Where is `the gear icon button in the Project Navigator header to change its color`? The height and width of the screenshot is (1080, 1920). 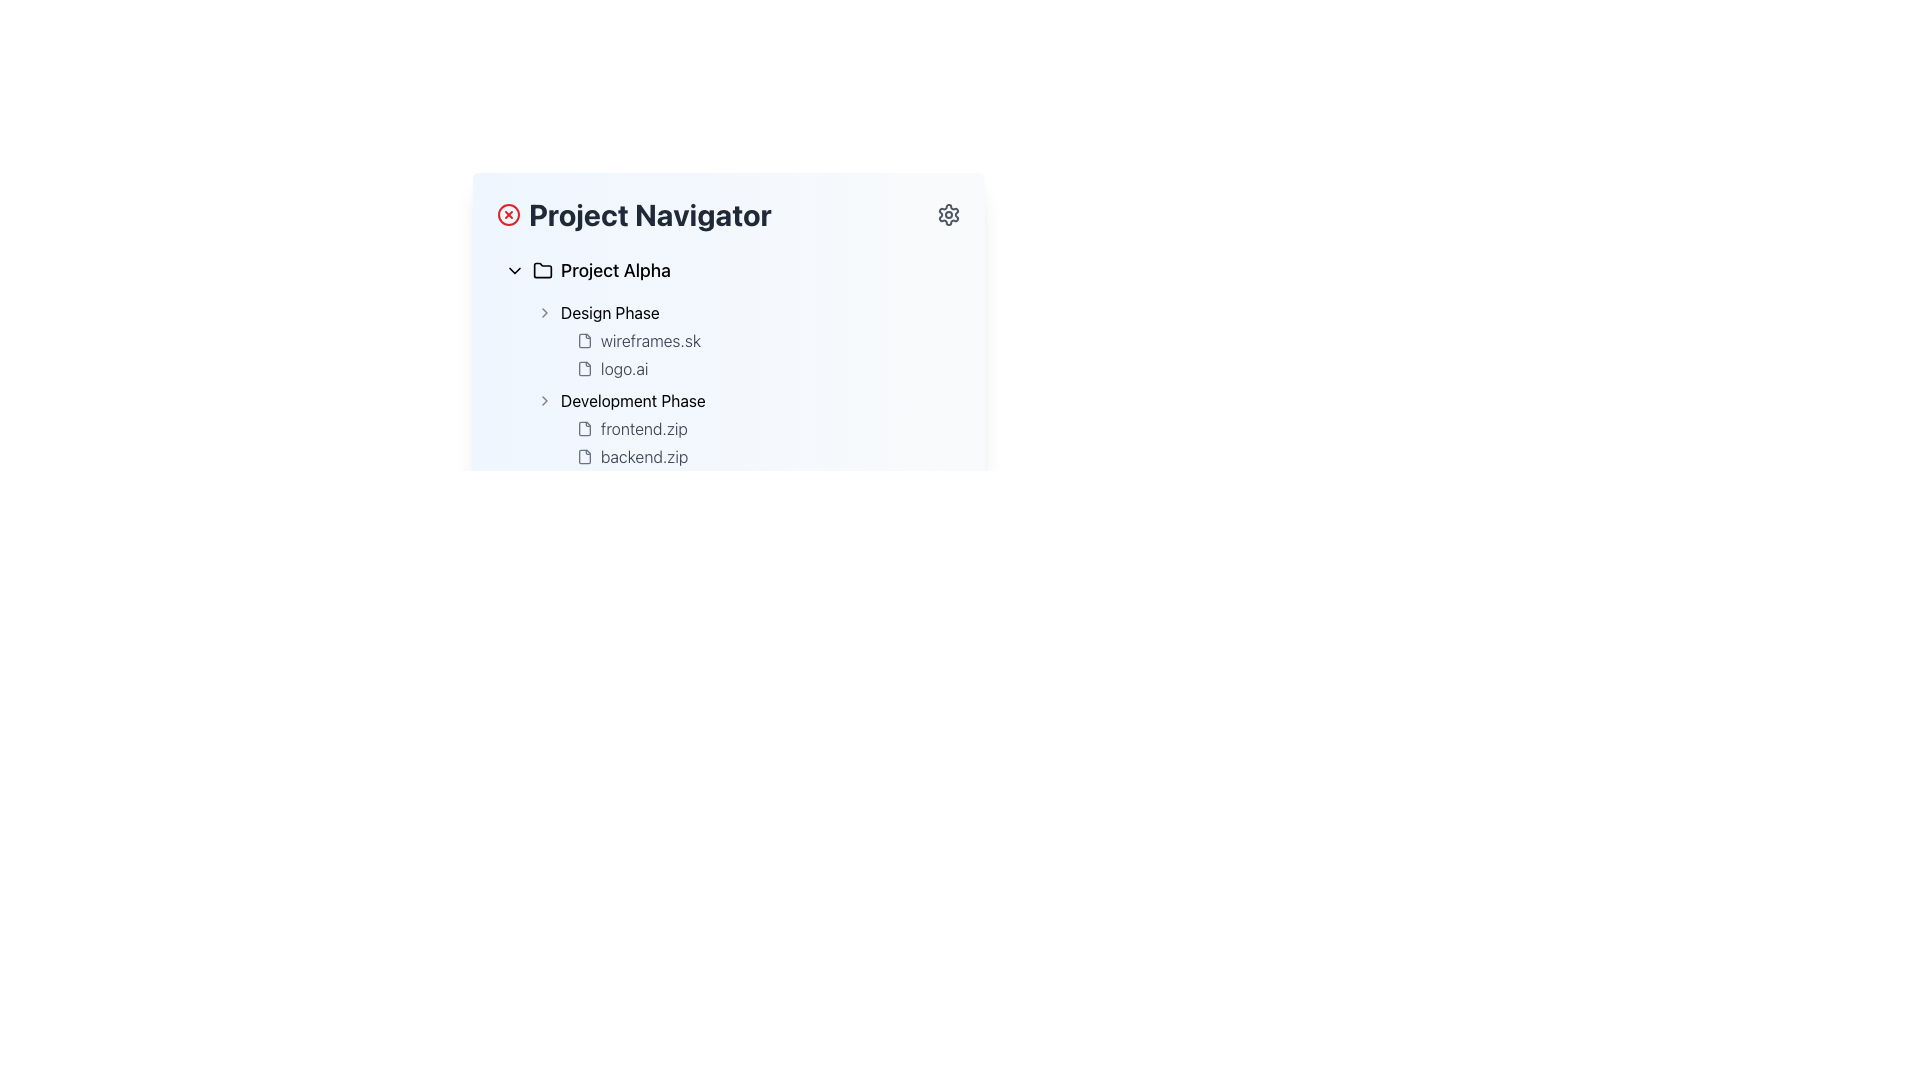 the gear icon button in the Project Navigator header to change its color is located at coordinates (948, 215).